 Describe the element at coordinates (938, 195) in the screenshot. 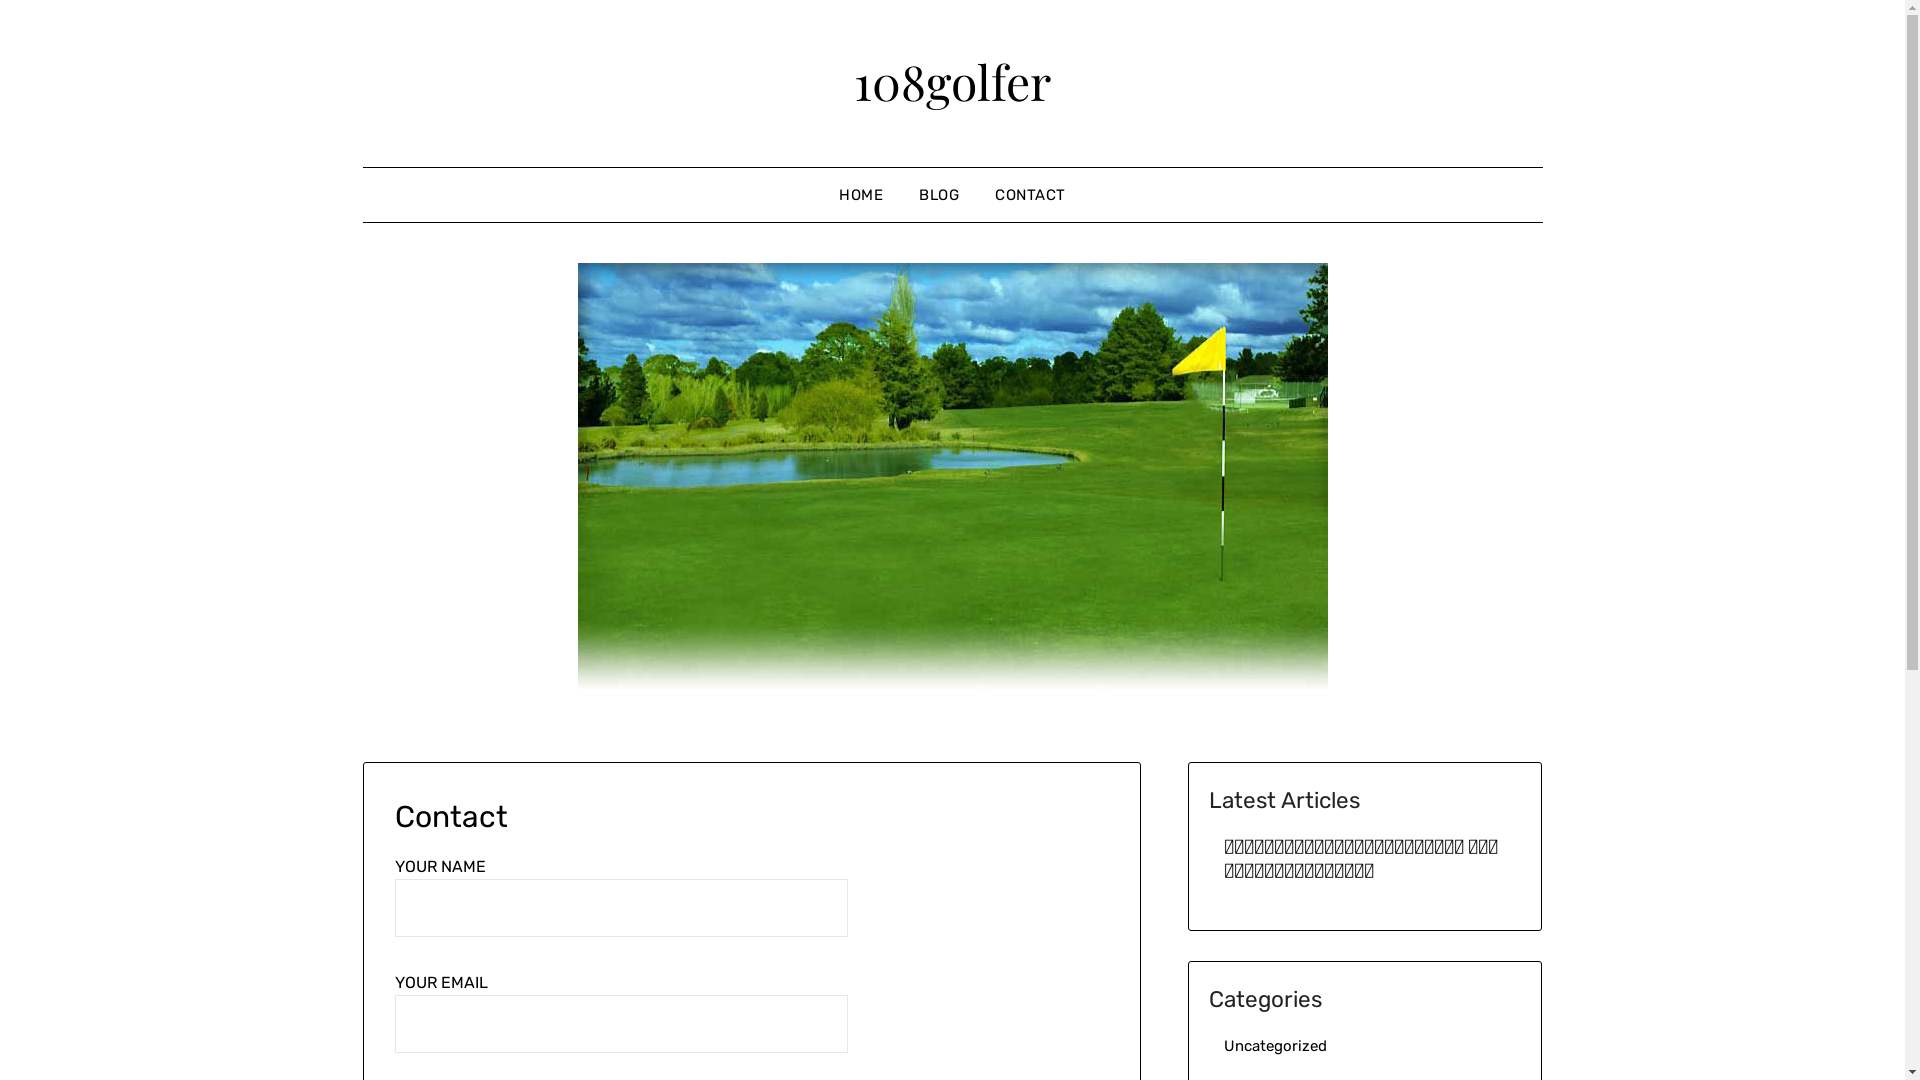

I see `'BLOG'` at that location.